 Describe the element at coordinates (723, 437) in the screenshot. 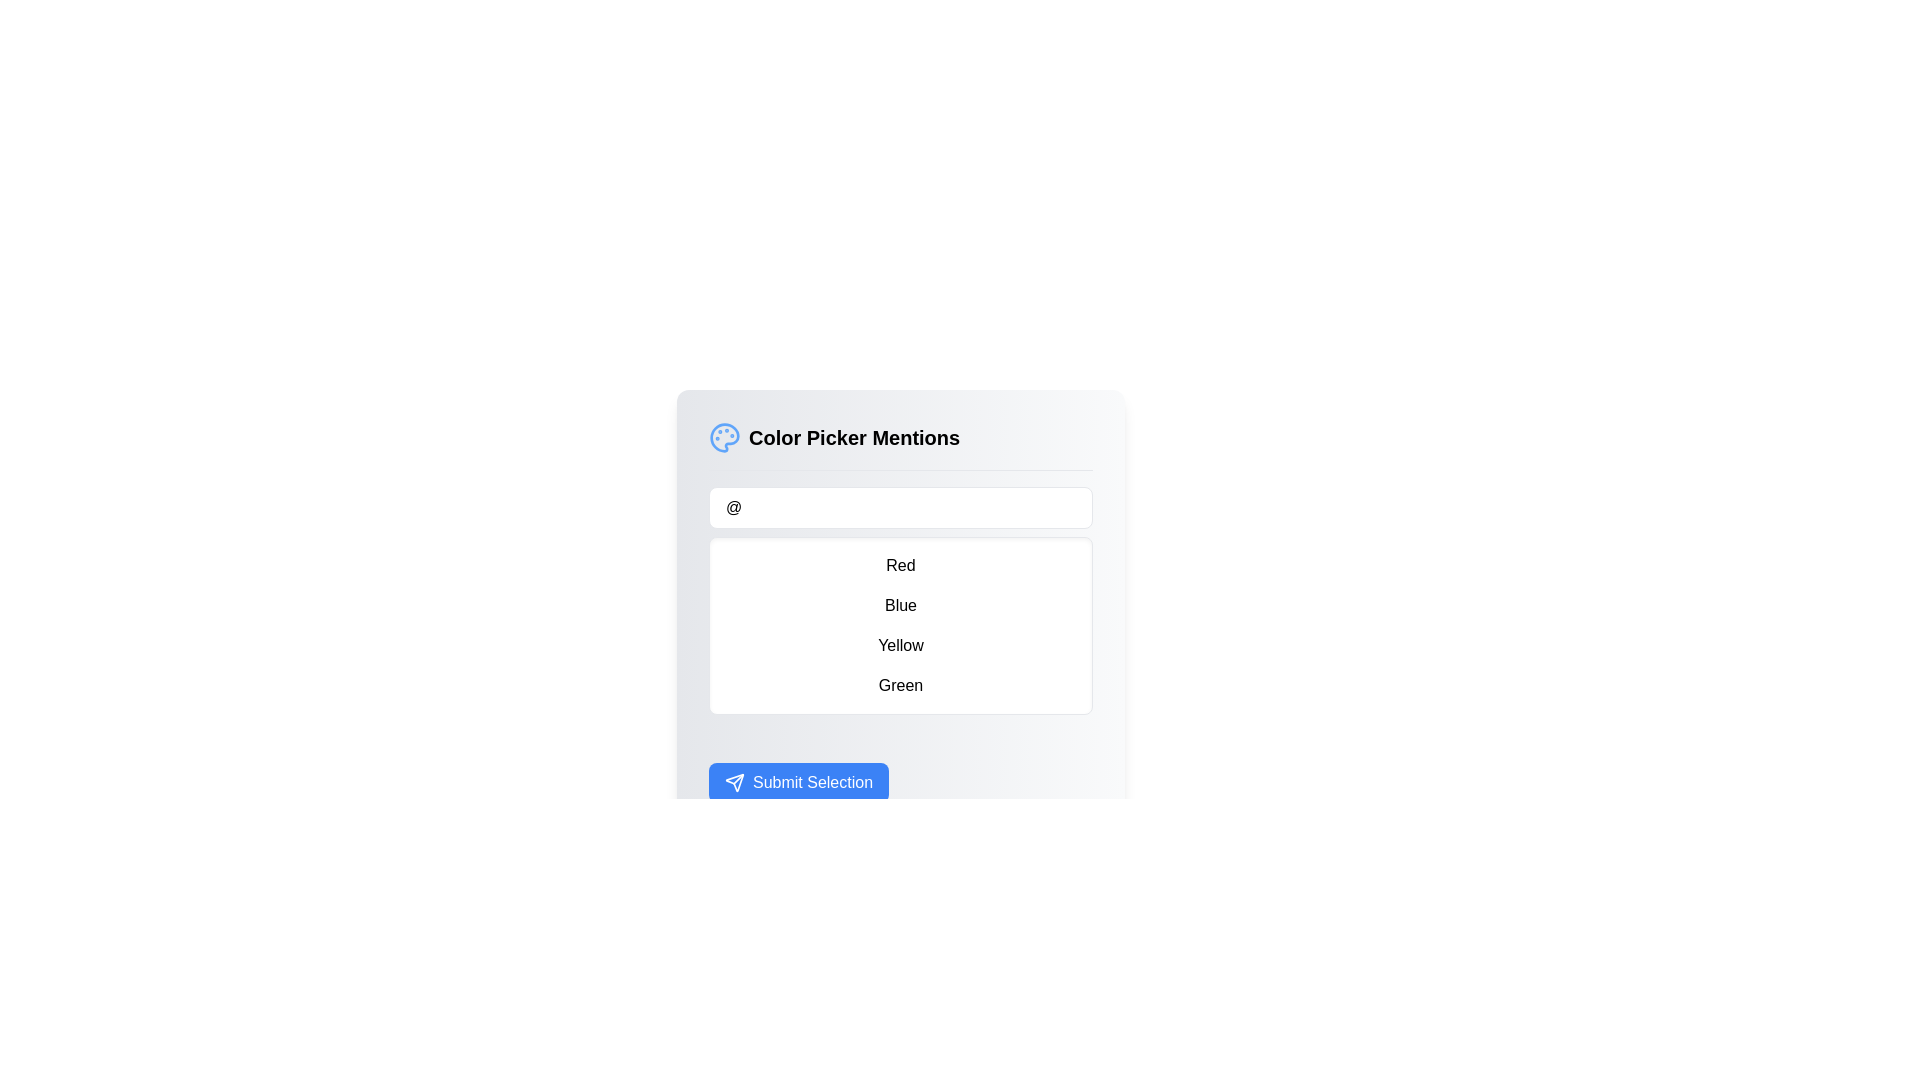

I see `the color picker icon located to the upper-left of the 'Color Picker Mentions' section, adjacent to the title` at that location.